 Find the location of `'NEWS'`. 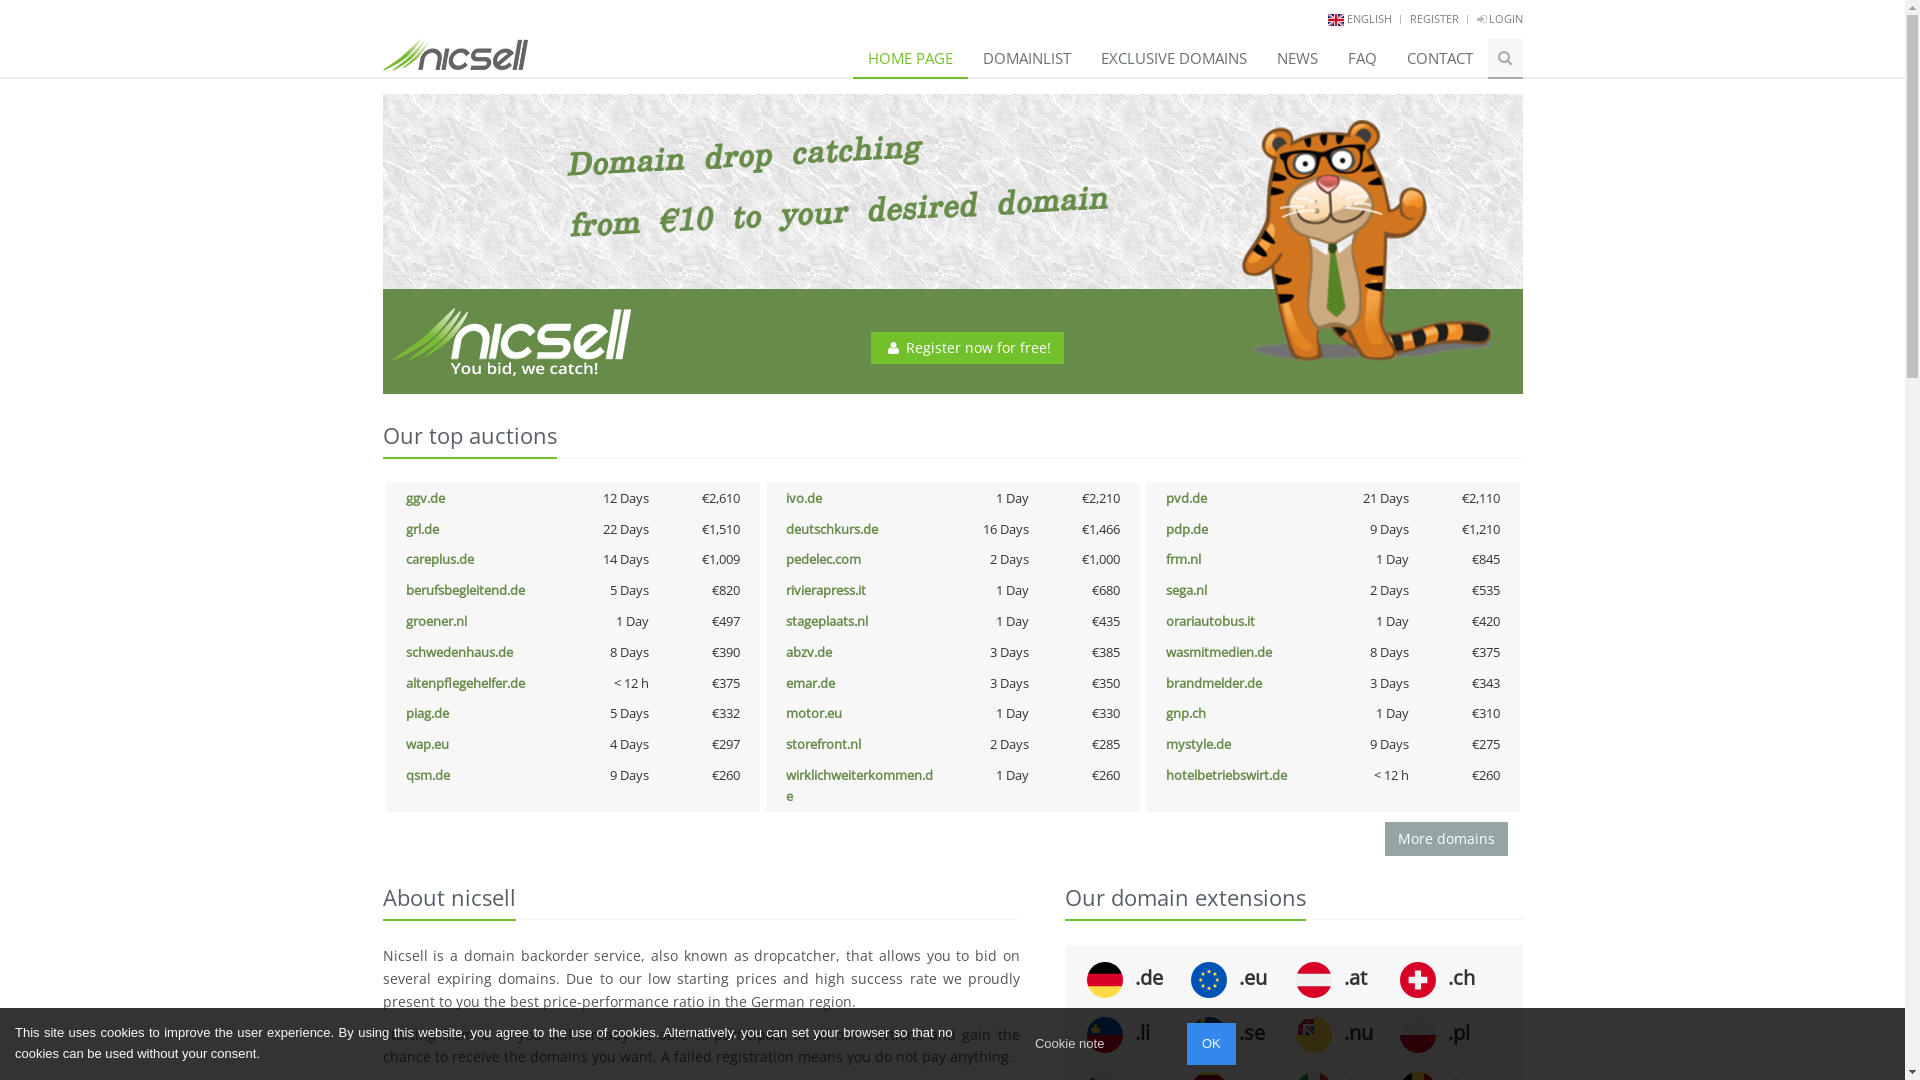

'NEWS' is located at coordinates (1297, 57).